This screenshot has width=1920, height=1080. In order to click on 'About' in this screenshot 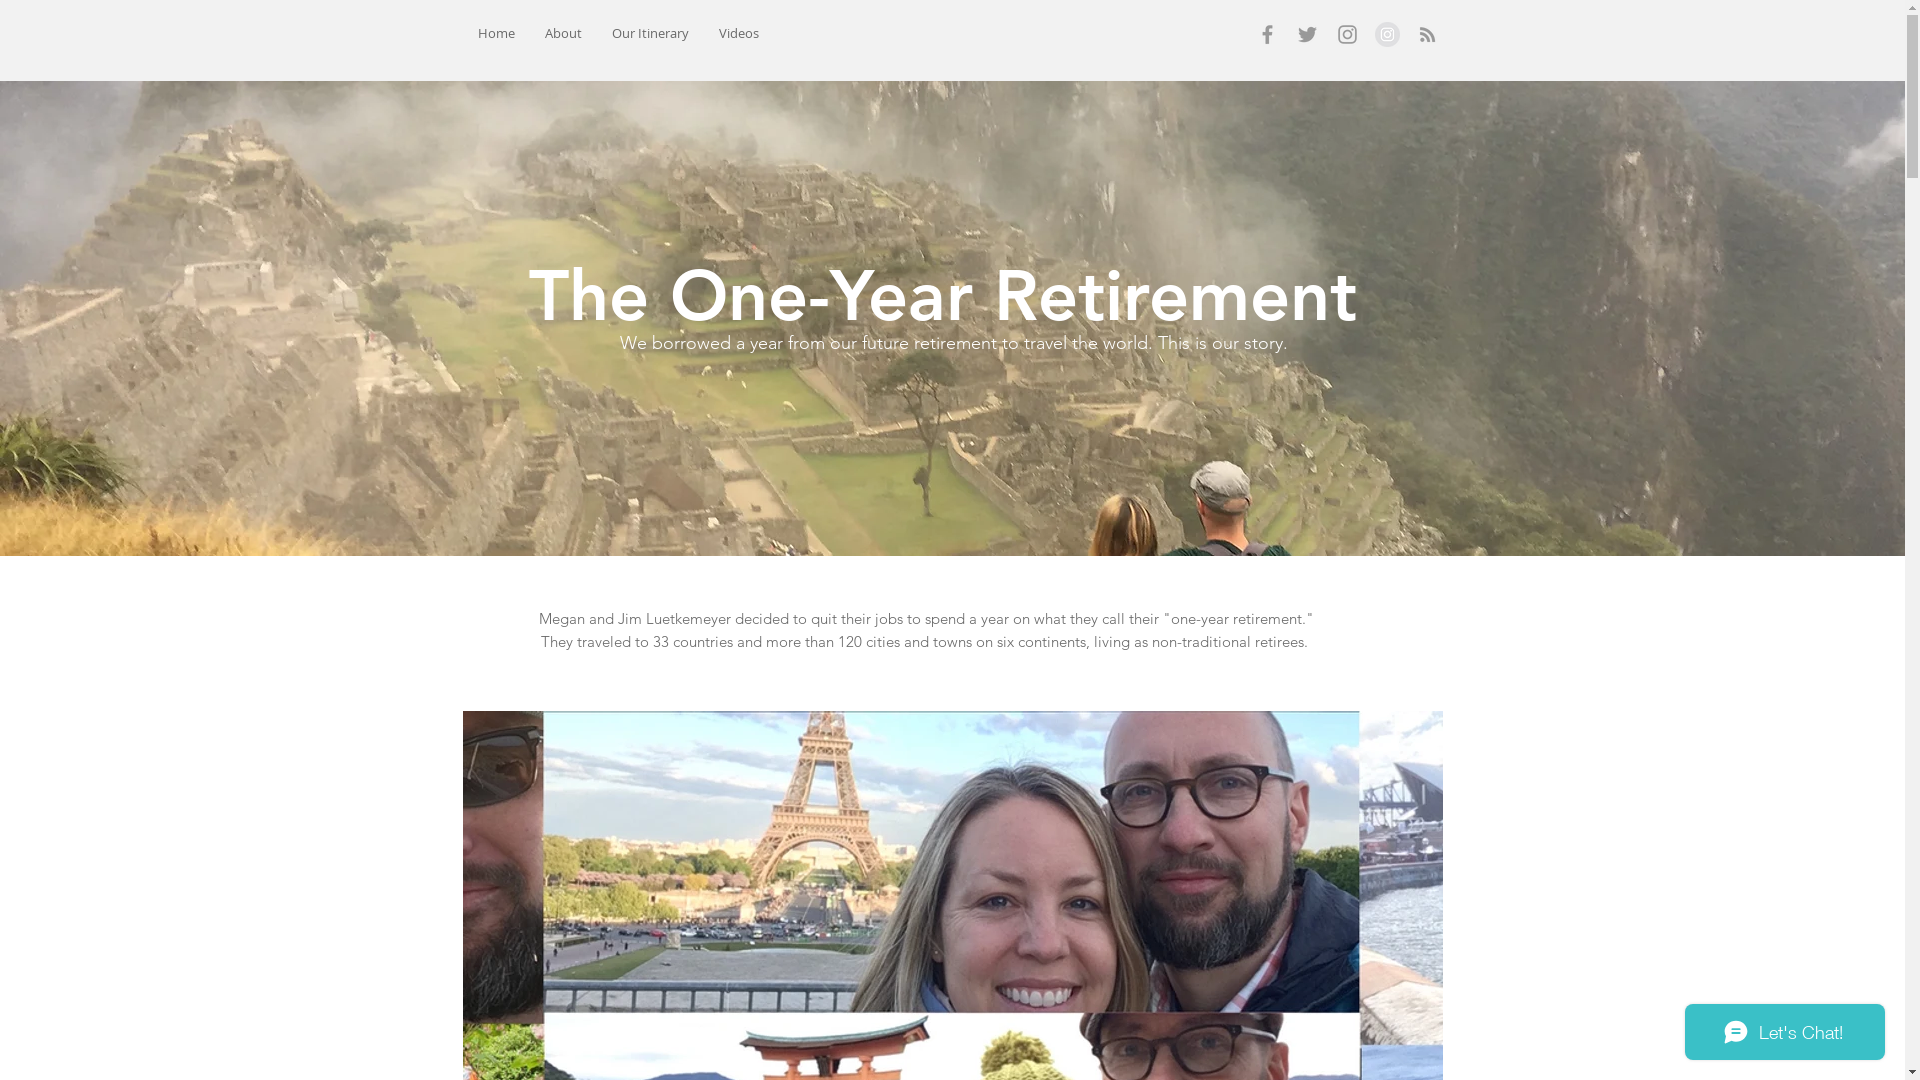, I will do `click(562, 33)`.